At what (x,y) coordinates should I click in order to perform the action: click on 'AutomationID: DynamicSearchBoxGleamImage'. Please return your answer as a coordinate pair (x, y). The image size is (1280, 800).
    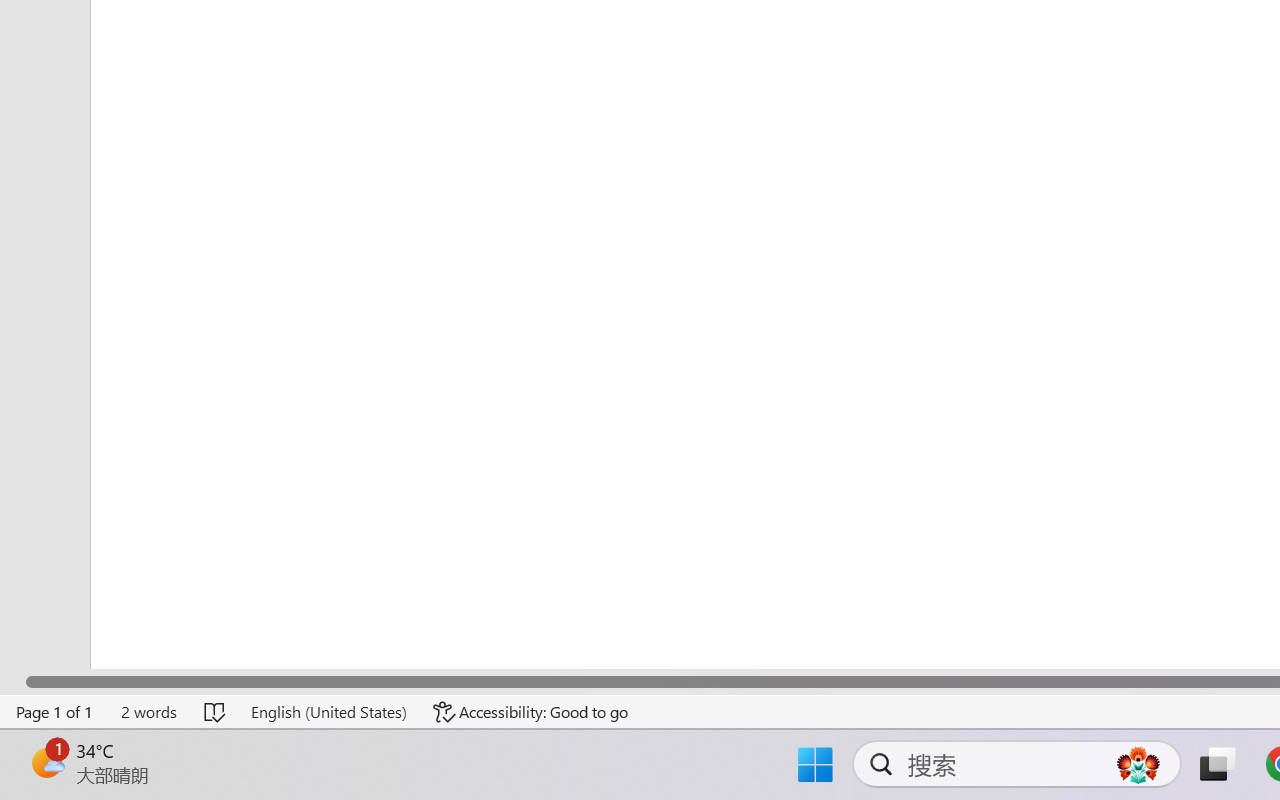
    Looking at the image, I should click on (1138, 764).